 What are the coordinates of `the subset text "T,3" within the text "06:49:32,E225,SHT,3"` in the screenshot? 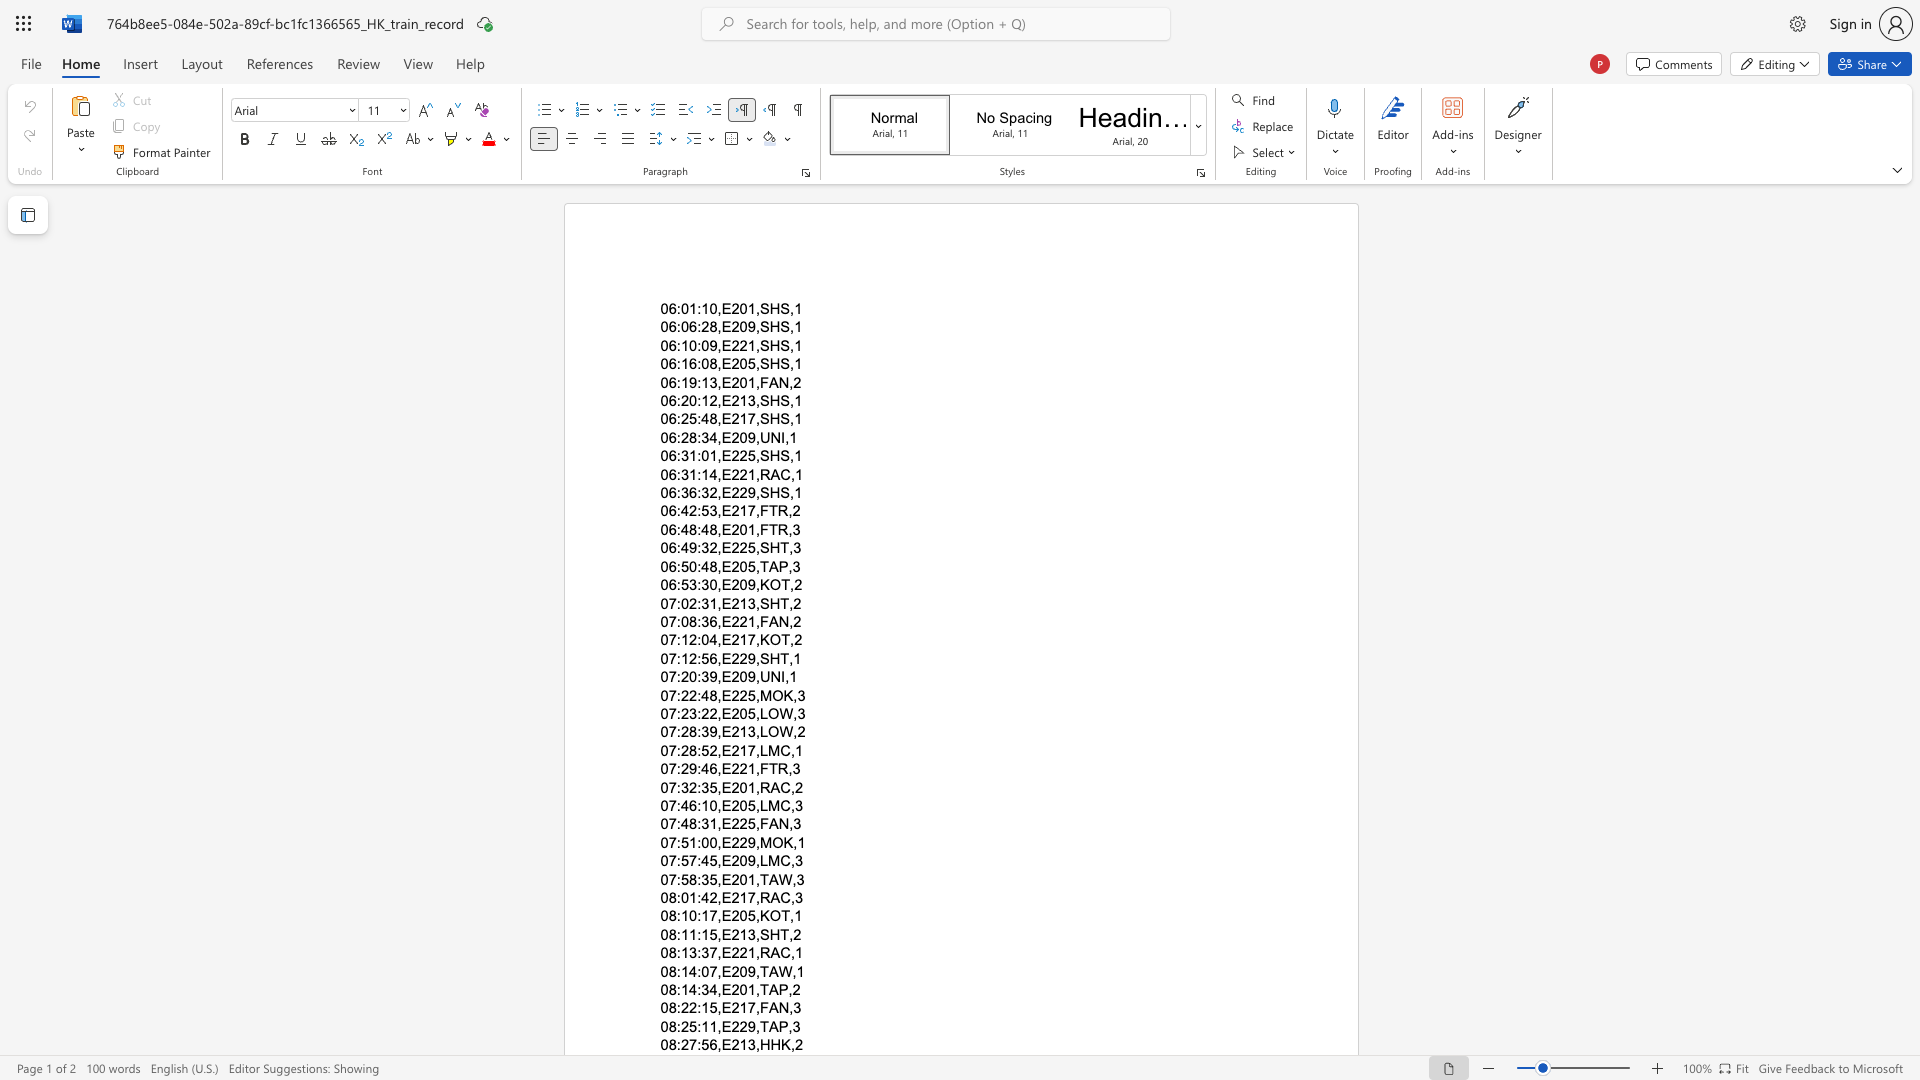 It's located at (779, 548).